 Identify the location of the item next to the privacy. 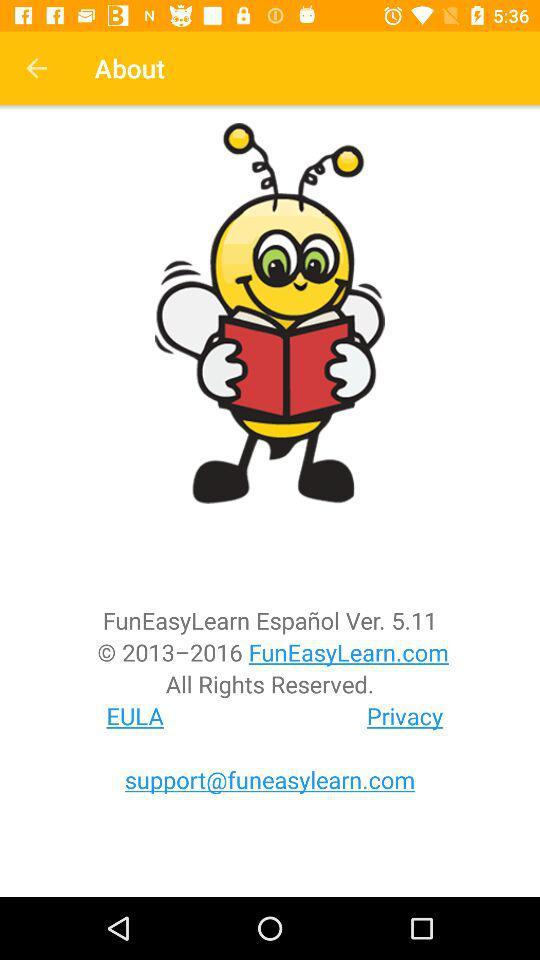
(135, 716).